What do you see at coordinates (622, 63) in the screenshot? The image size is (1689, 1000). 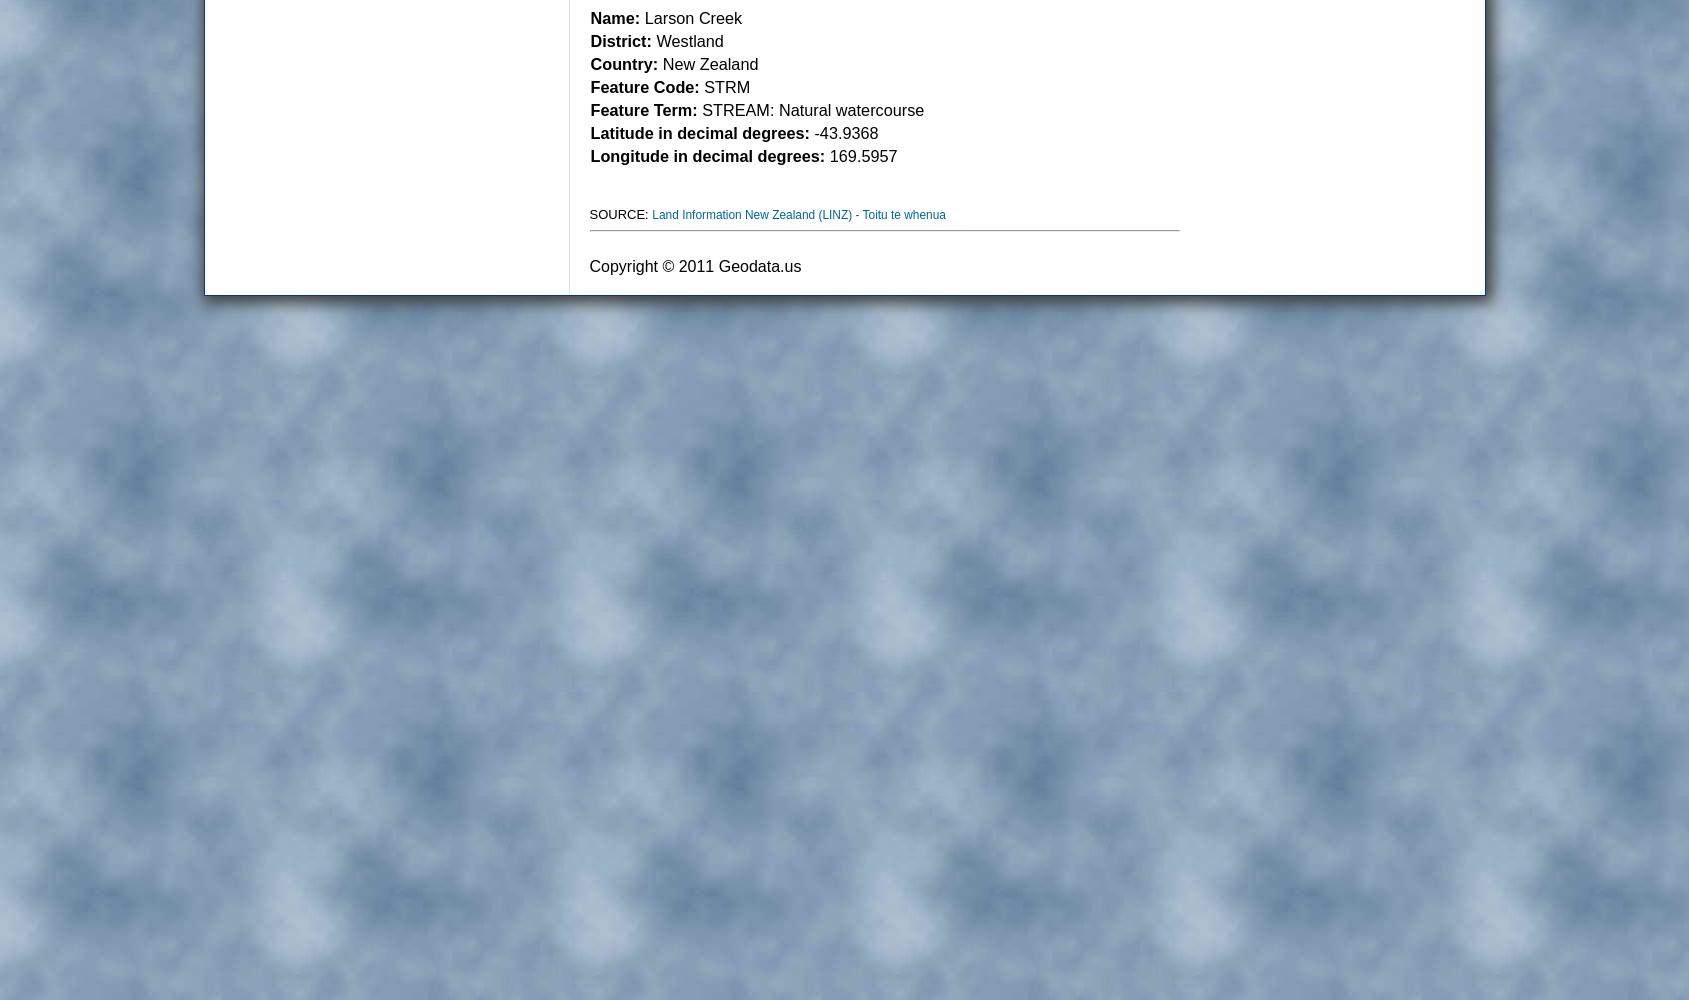 I see `'Country:'` at bounding box center [622, 63].